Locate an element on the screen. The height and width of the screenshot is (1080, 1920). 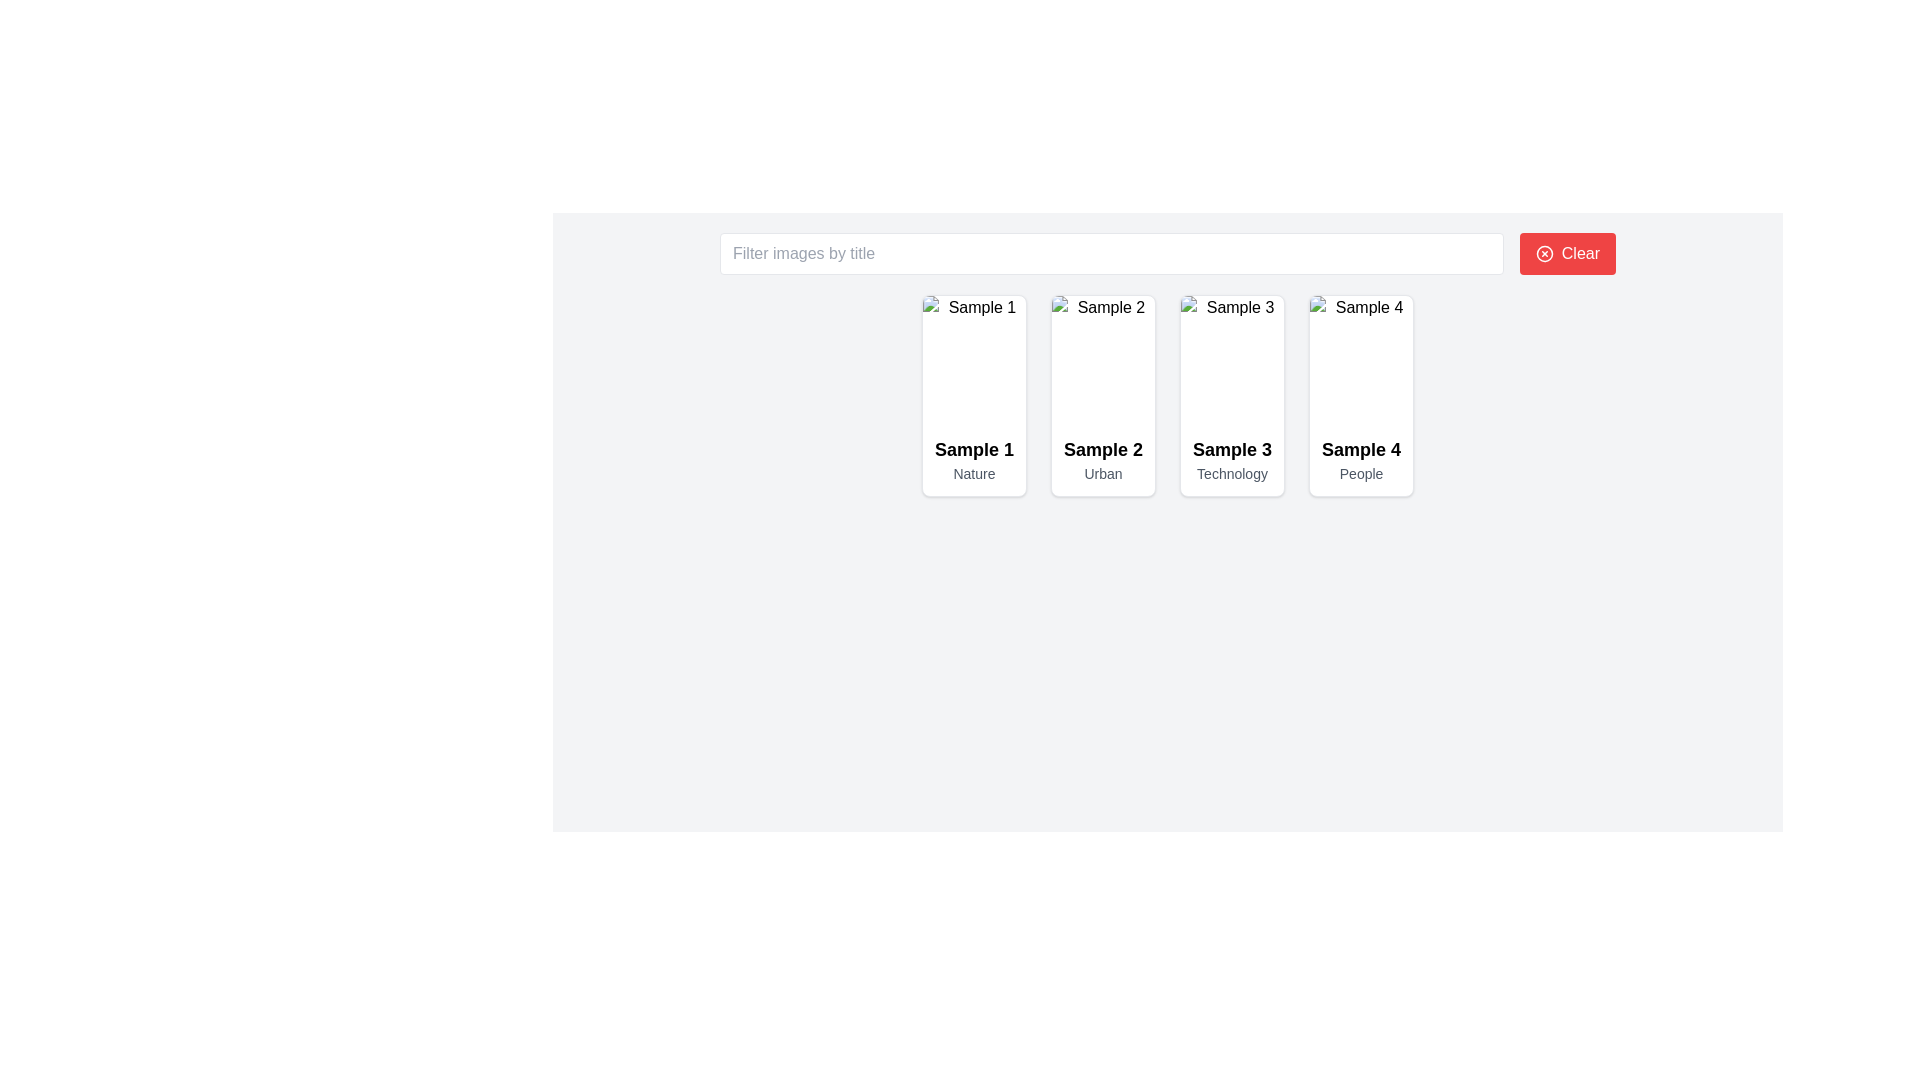
the card labeled 'Sample 4' with the subtitle 'People', which is the fourth card in the grid layout positioned in the first row to the far right is located at coordinates (1360, 396).